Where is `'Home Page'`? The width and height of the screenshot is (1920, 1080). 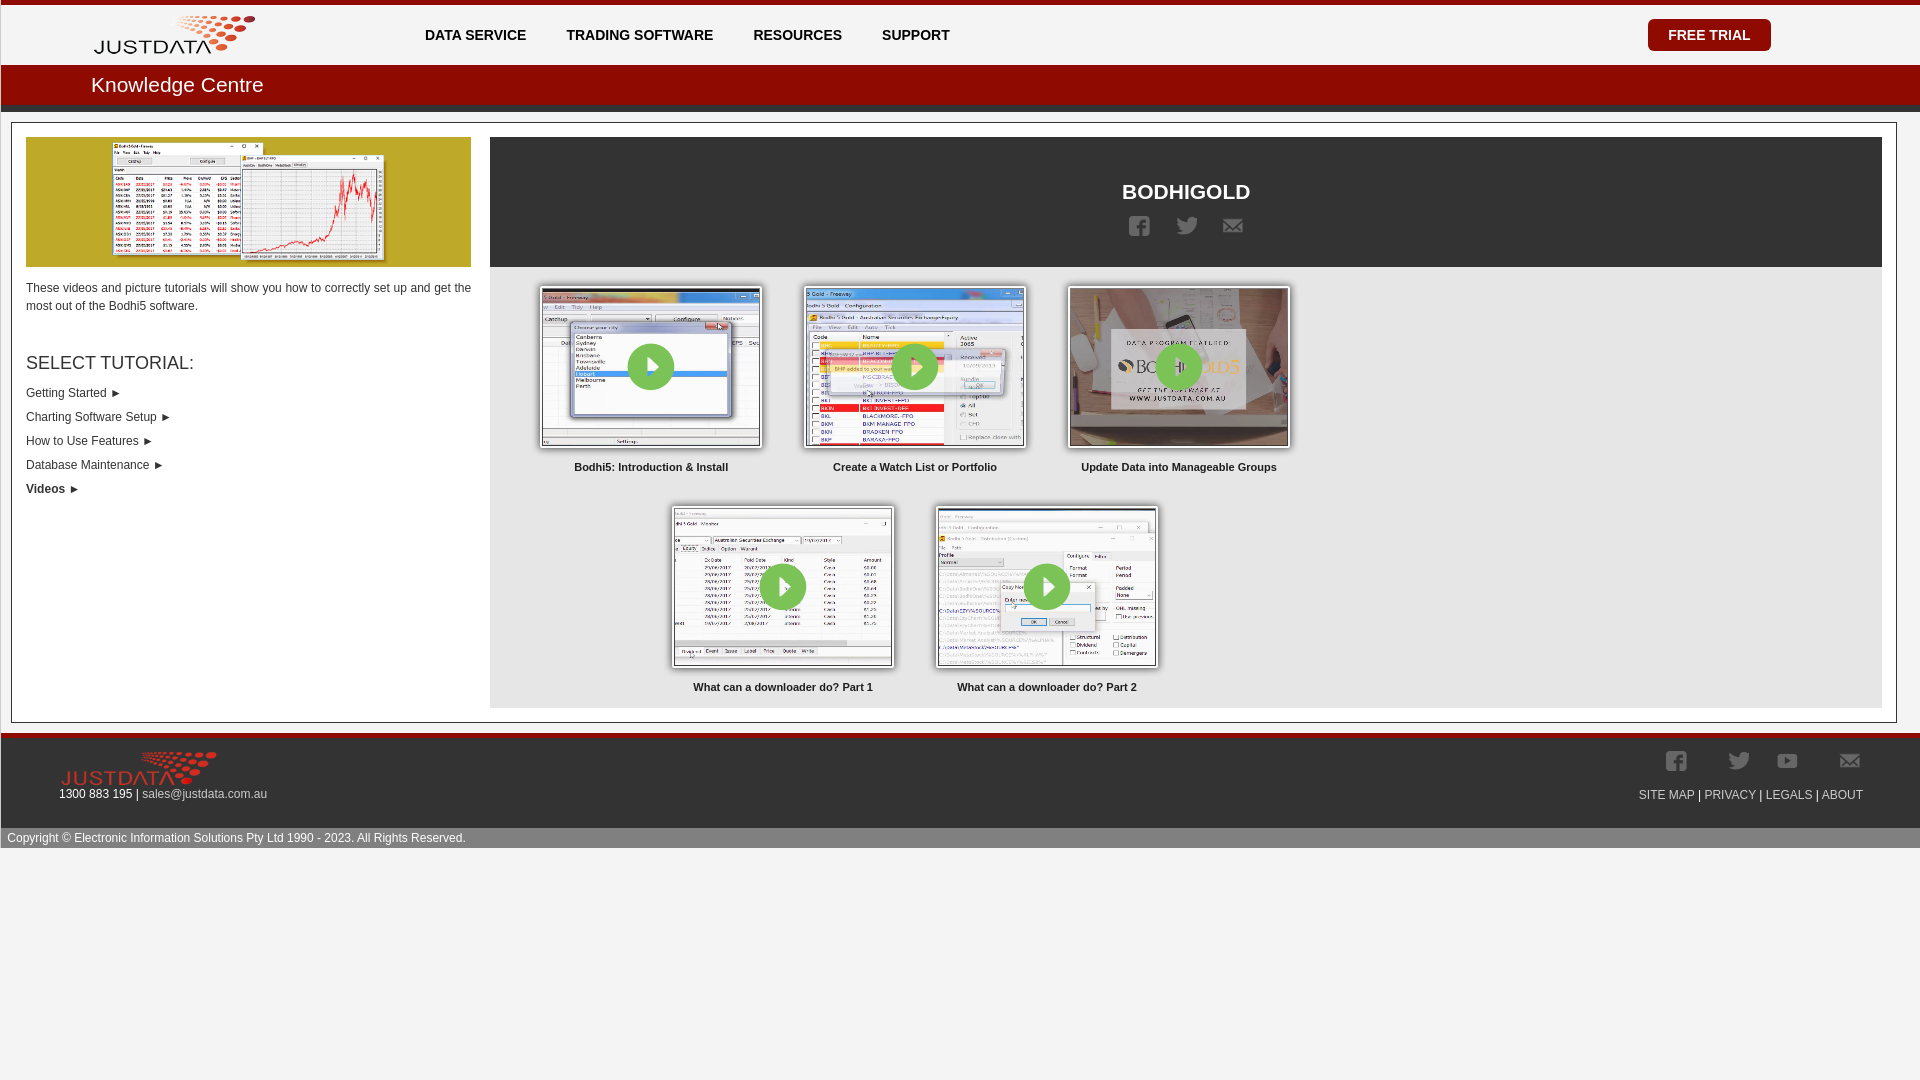
'Home Page' is located at coordinates (174, 26).